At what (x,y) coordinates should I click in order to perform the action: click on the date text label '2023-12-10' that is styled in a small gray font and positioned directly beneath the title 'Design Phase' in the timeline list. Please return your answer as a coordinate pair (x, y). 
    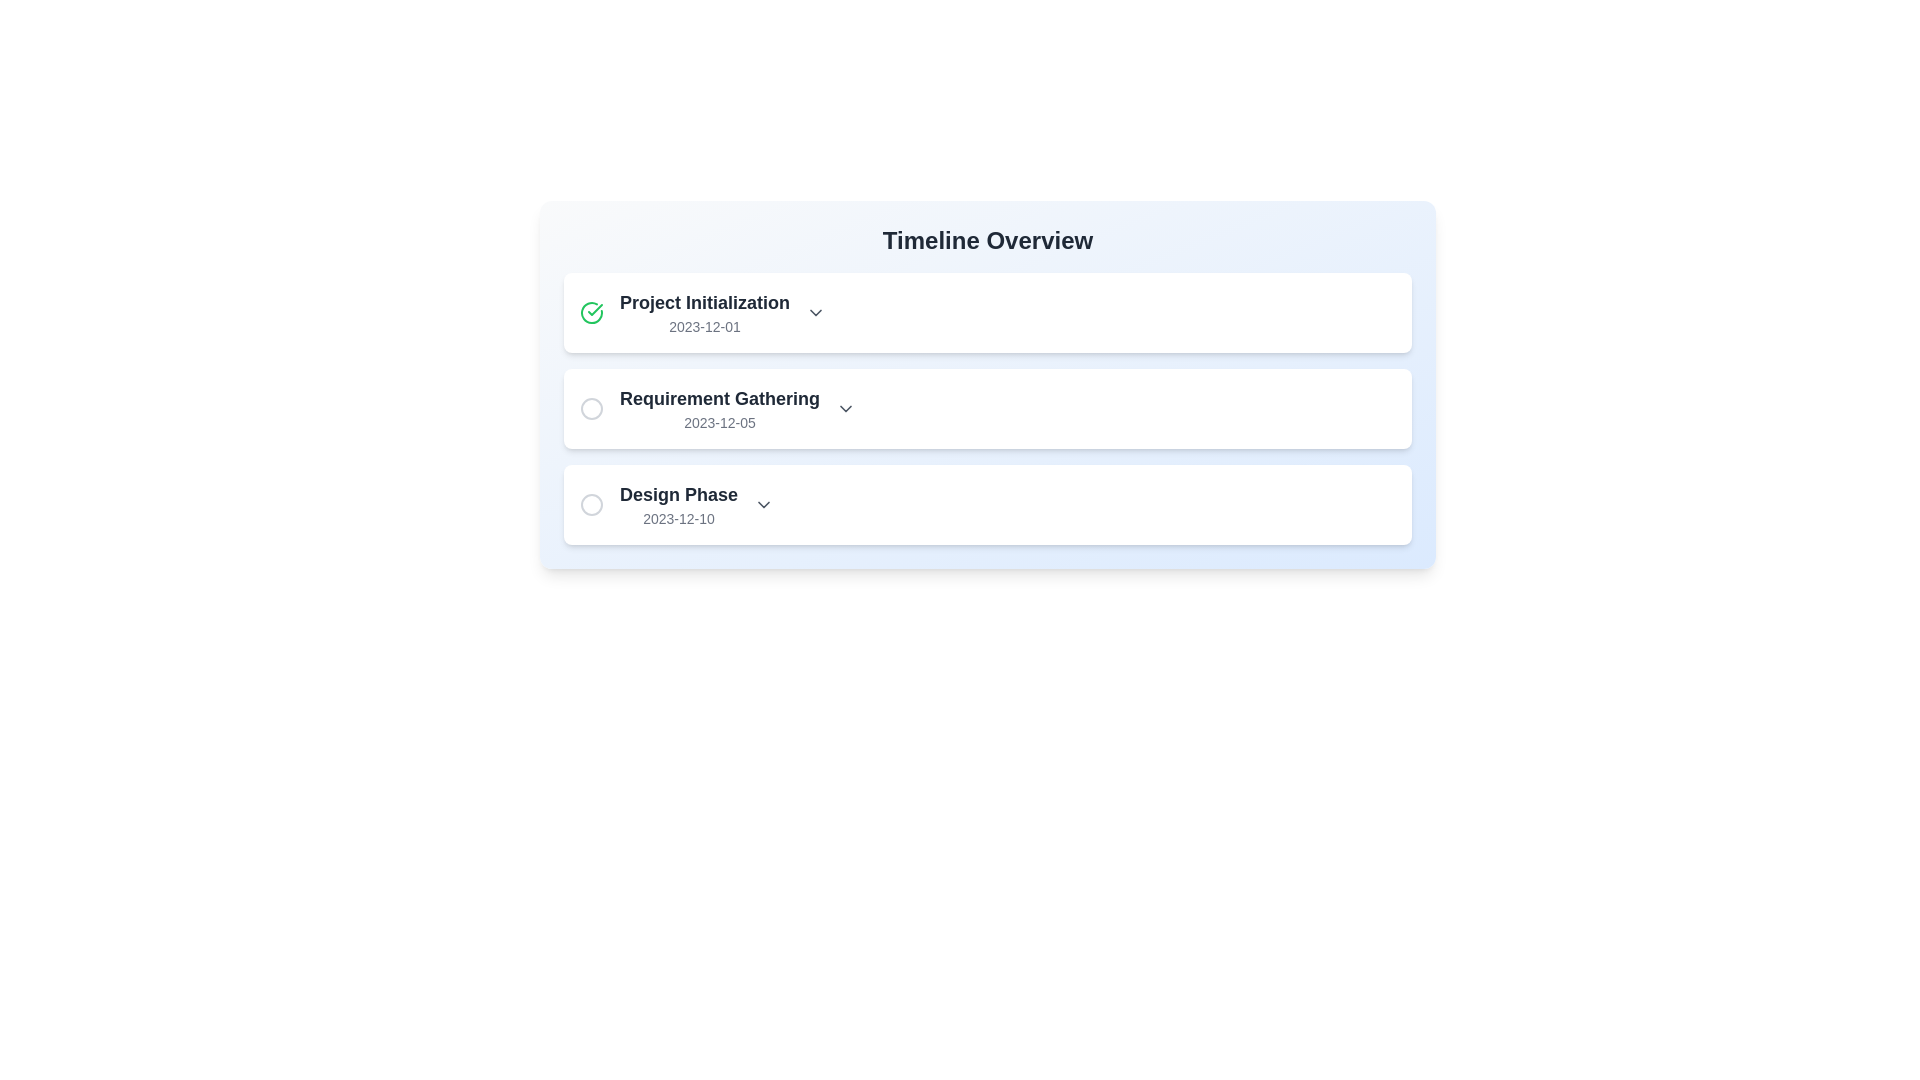
    Looking at the image, I should click on (679, 518).